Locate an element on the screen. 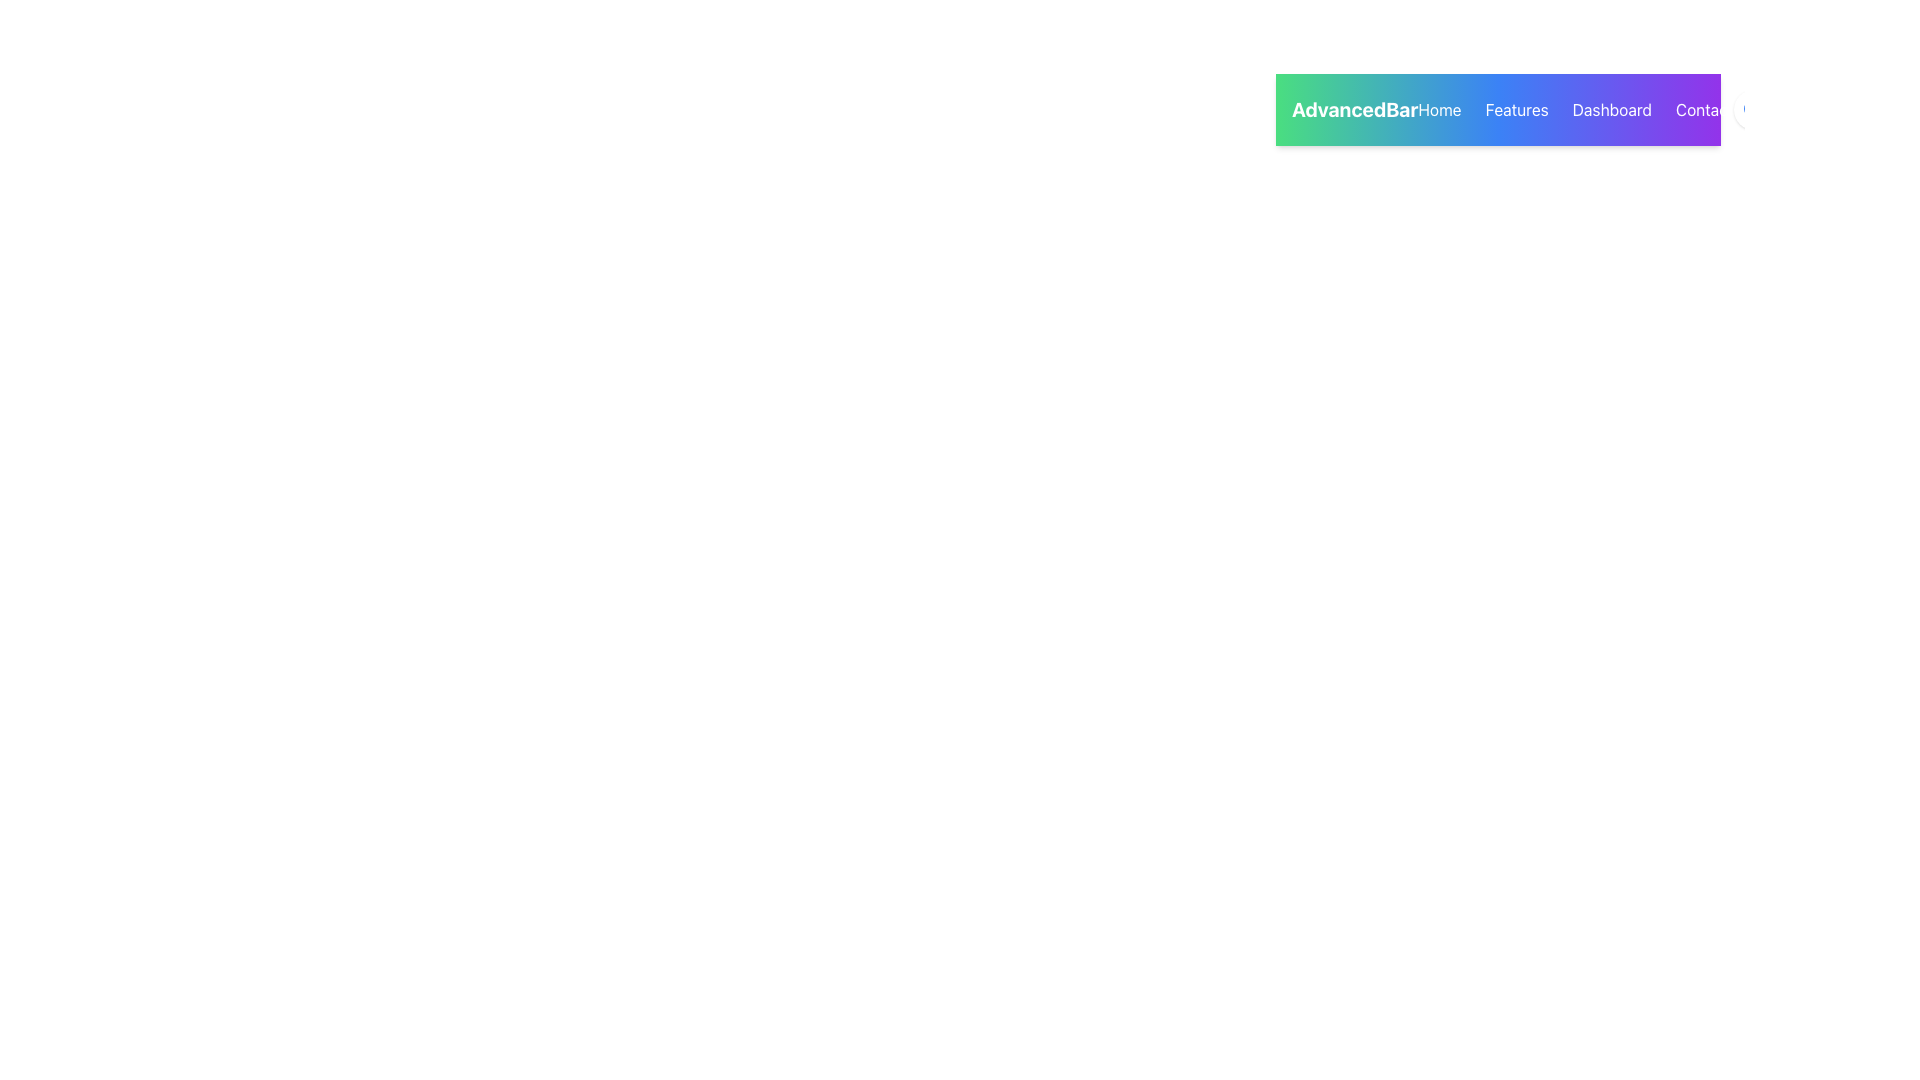  the 'Home' text link, which is the first item in the horizontal navigation bar styled with white text on a blue background is located at coordinates (1438, 110).